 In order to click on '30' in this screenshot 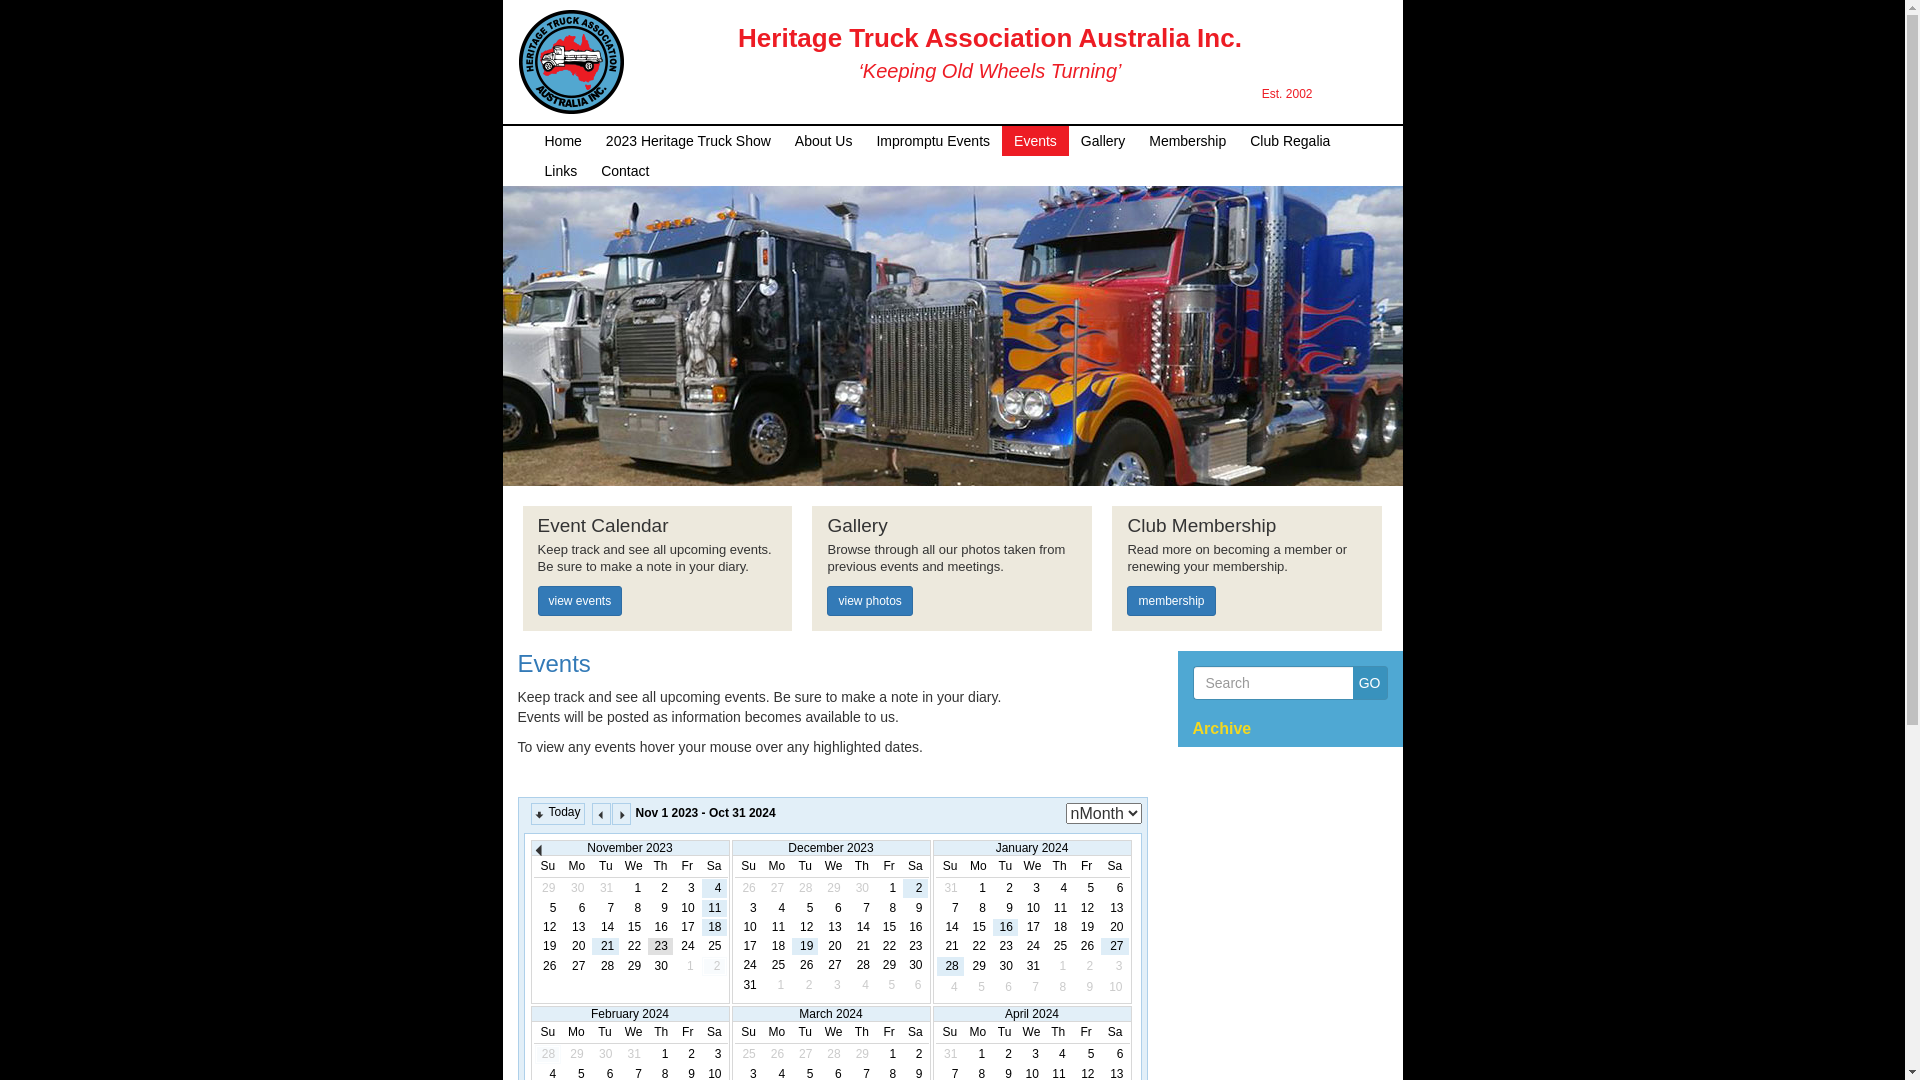, I will do `click(648, 965)`.